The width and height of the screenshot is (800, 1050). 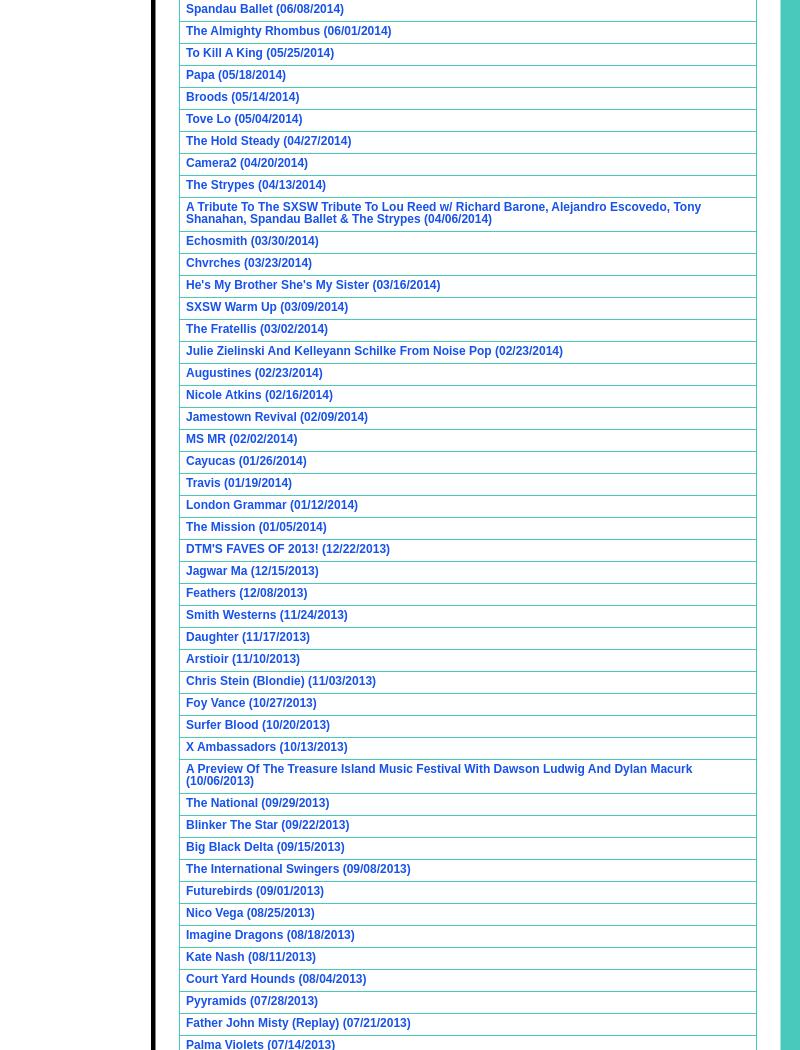 What do you see at coordinates (255, 526) in the screenshot?
I see `'The Mission (01/05/2014)'` at bounding box center [255, 526].